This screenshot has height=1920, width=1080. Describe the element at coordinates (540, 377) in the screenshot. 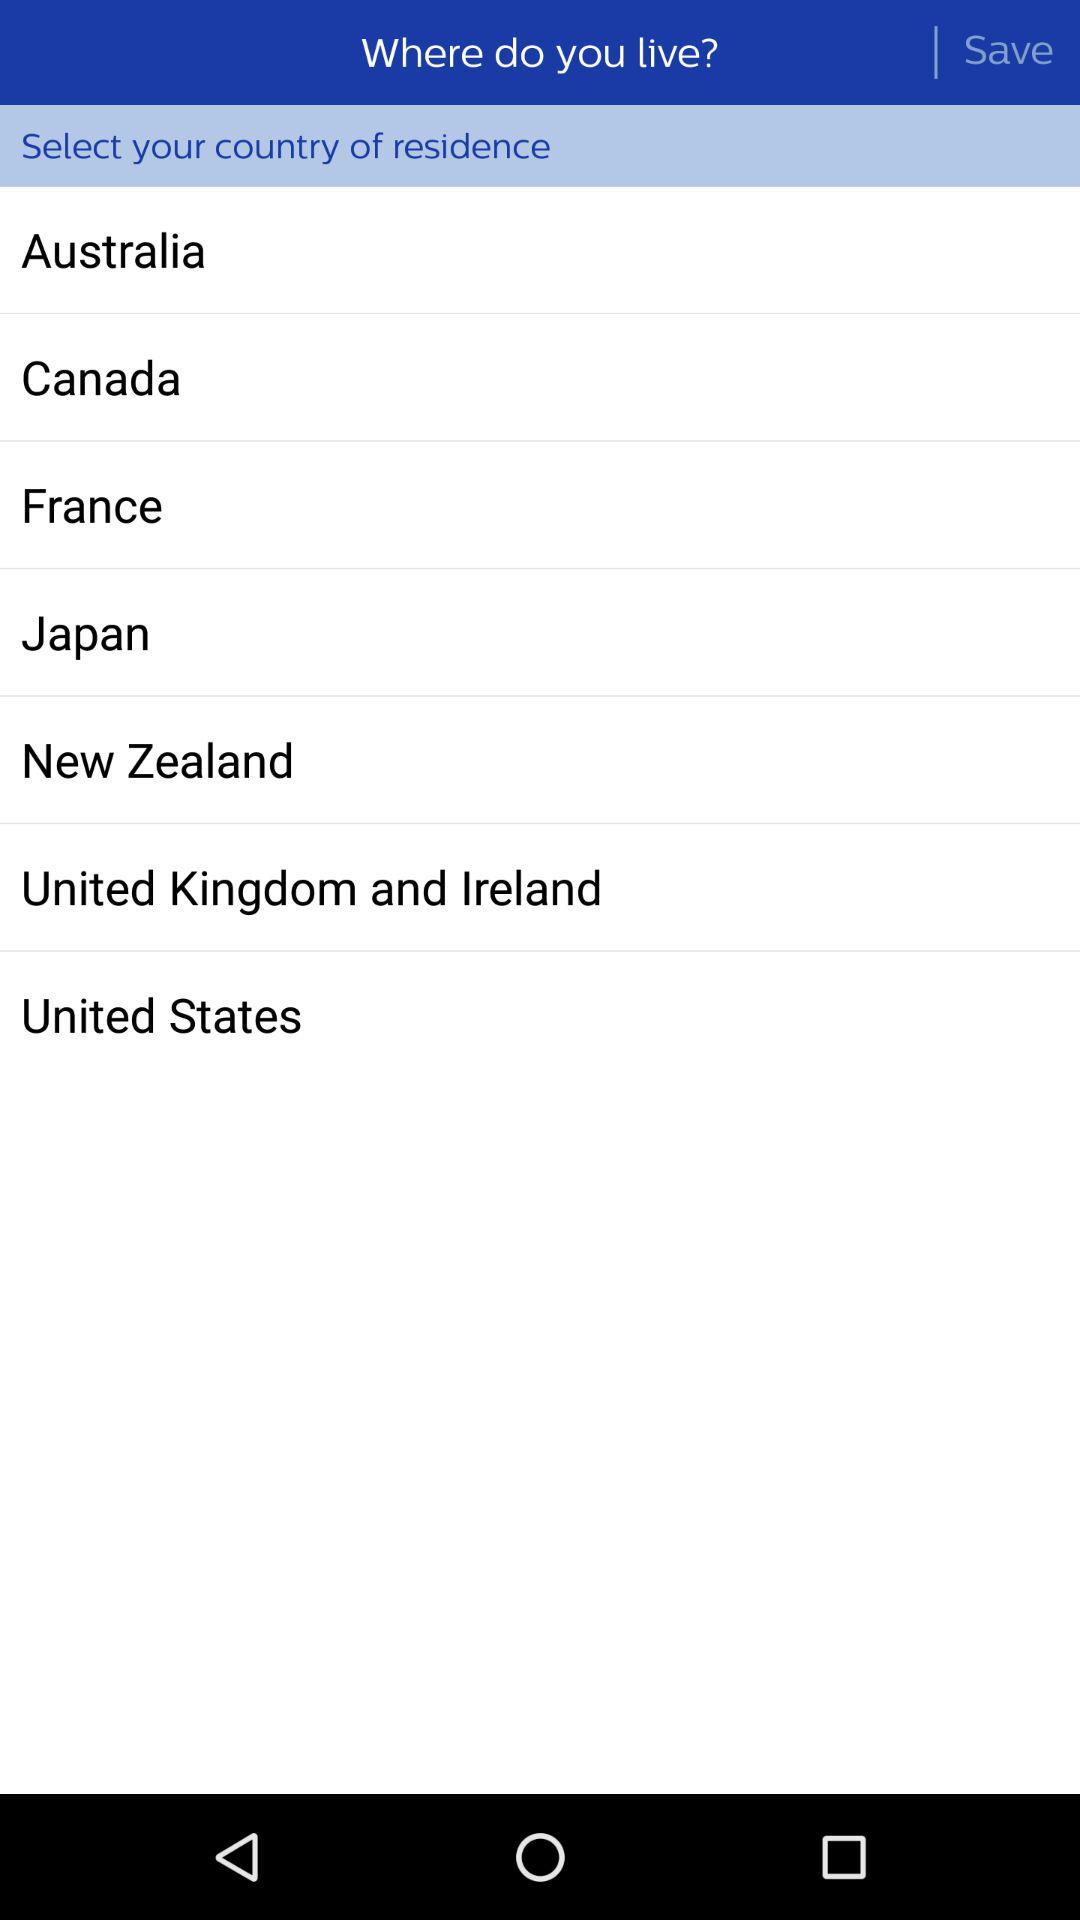

I see `canada` at that location.